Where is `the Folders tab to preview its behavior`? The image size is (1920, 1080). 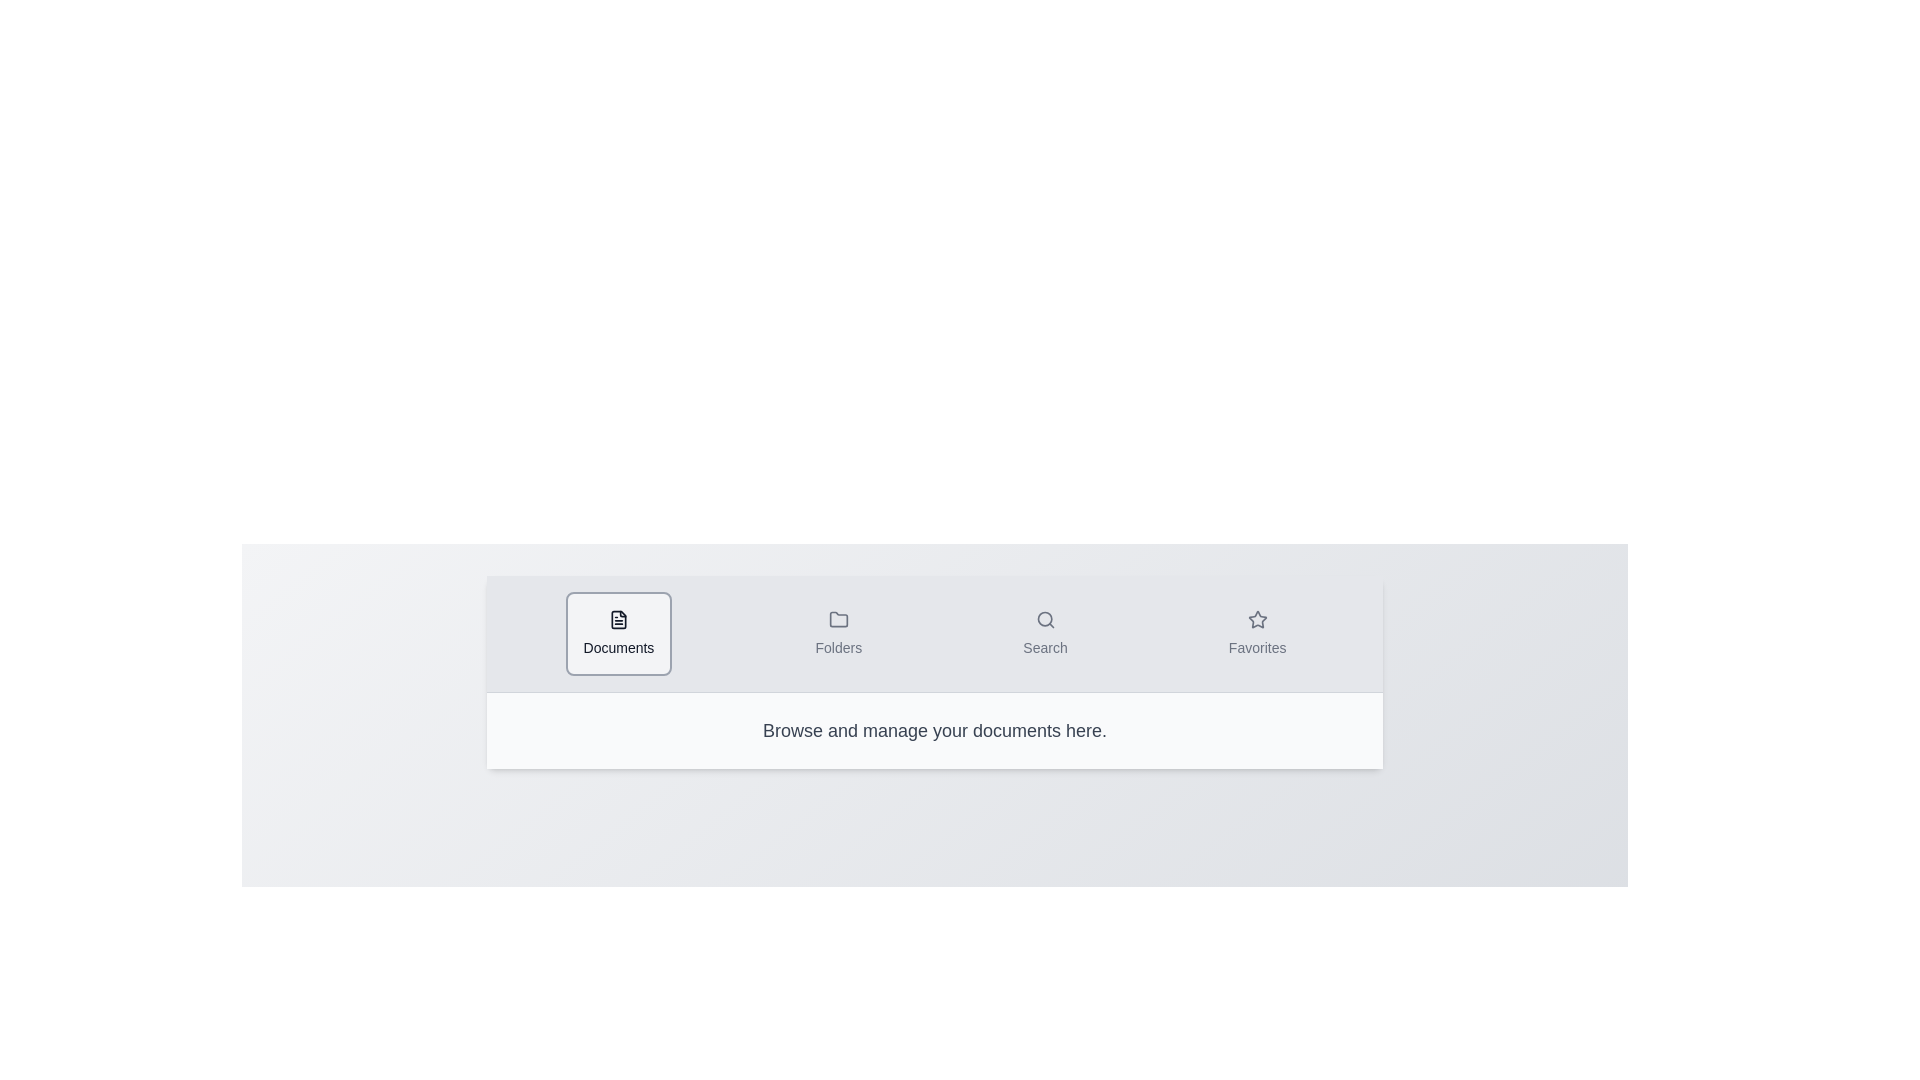 the Folders tab to preview its behavior is located at coordinates (838, 633).